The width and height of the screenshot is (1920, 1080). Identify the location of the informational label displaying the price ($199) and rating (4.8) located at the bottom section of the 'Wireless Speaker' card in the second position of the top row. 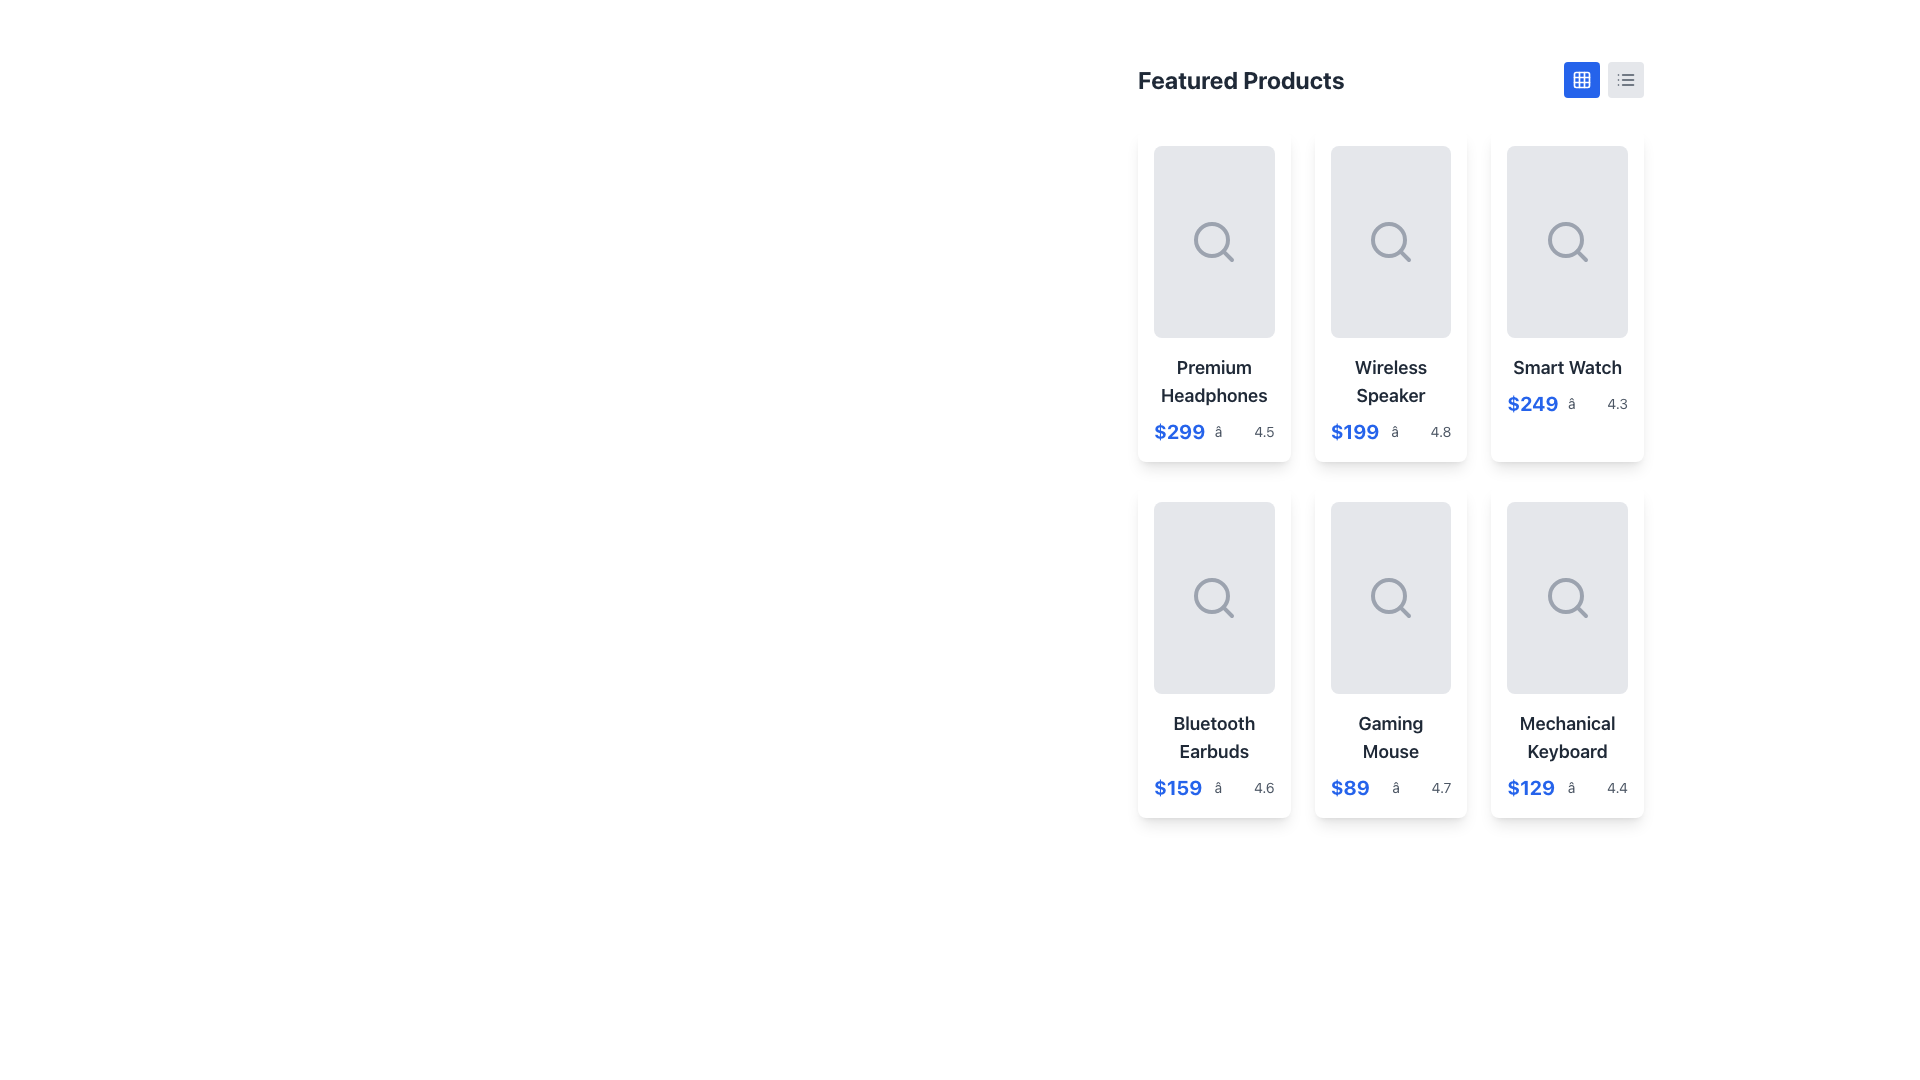
(1390, 431).